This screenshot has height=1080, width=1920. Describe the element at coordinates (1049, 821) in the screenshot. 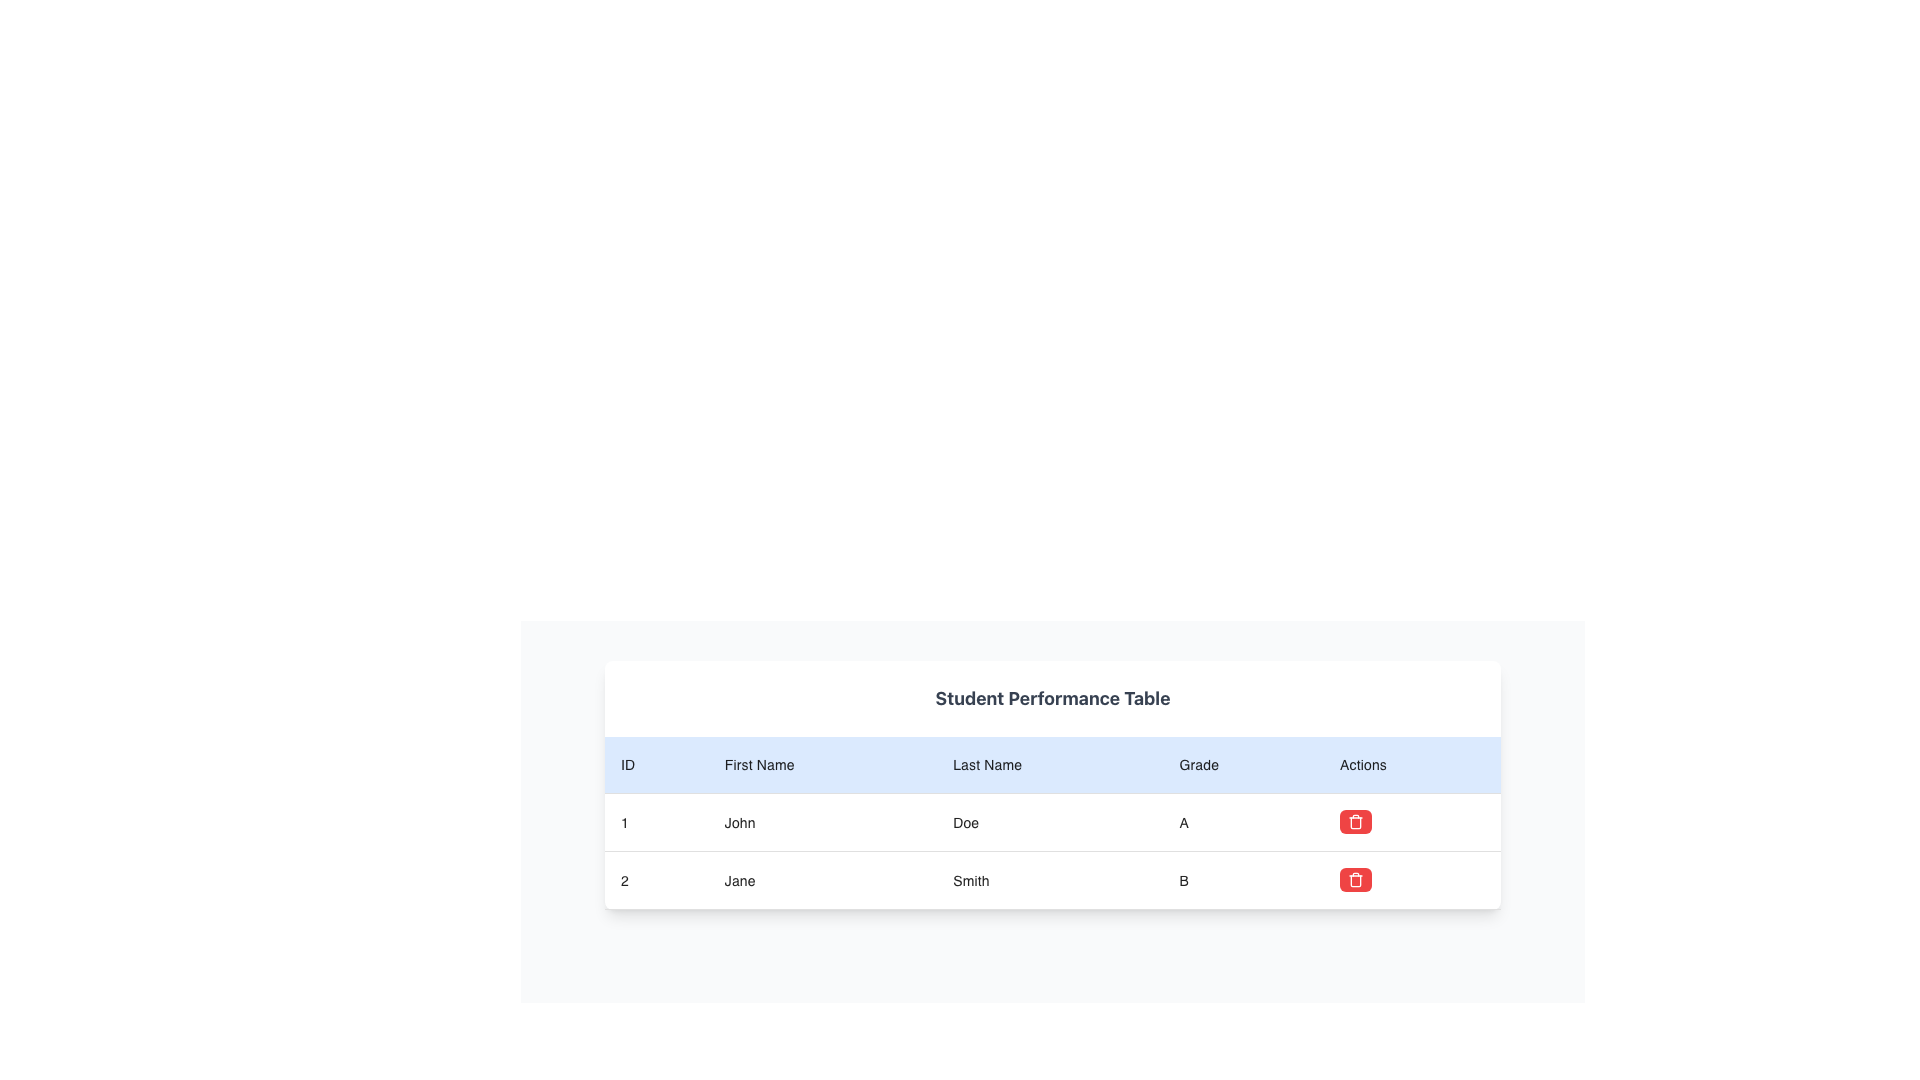

I see `to select the table cell displaying the last name 'Doe' in the 'Student Performance Table', which is located in the third column of the first row` at that location.